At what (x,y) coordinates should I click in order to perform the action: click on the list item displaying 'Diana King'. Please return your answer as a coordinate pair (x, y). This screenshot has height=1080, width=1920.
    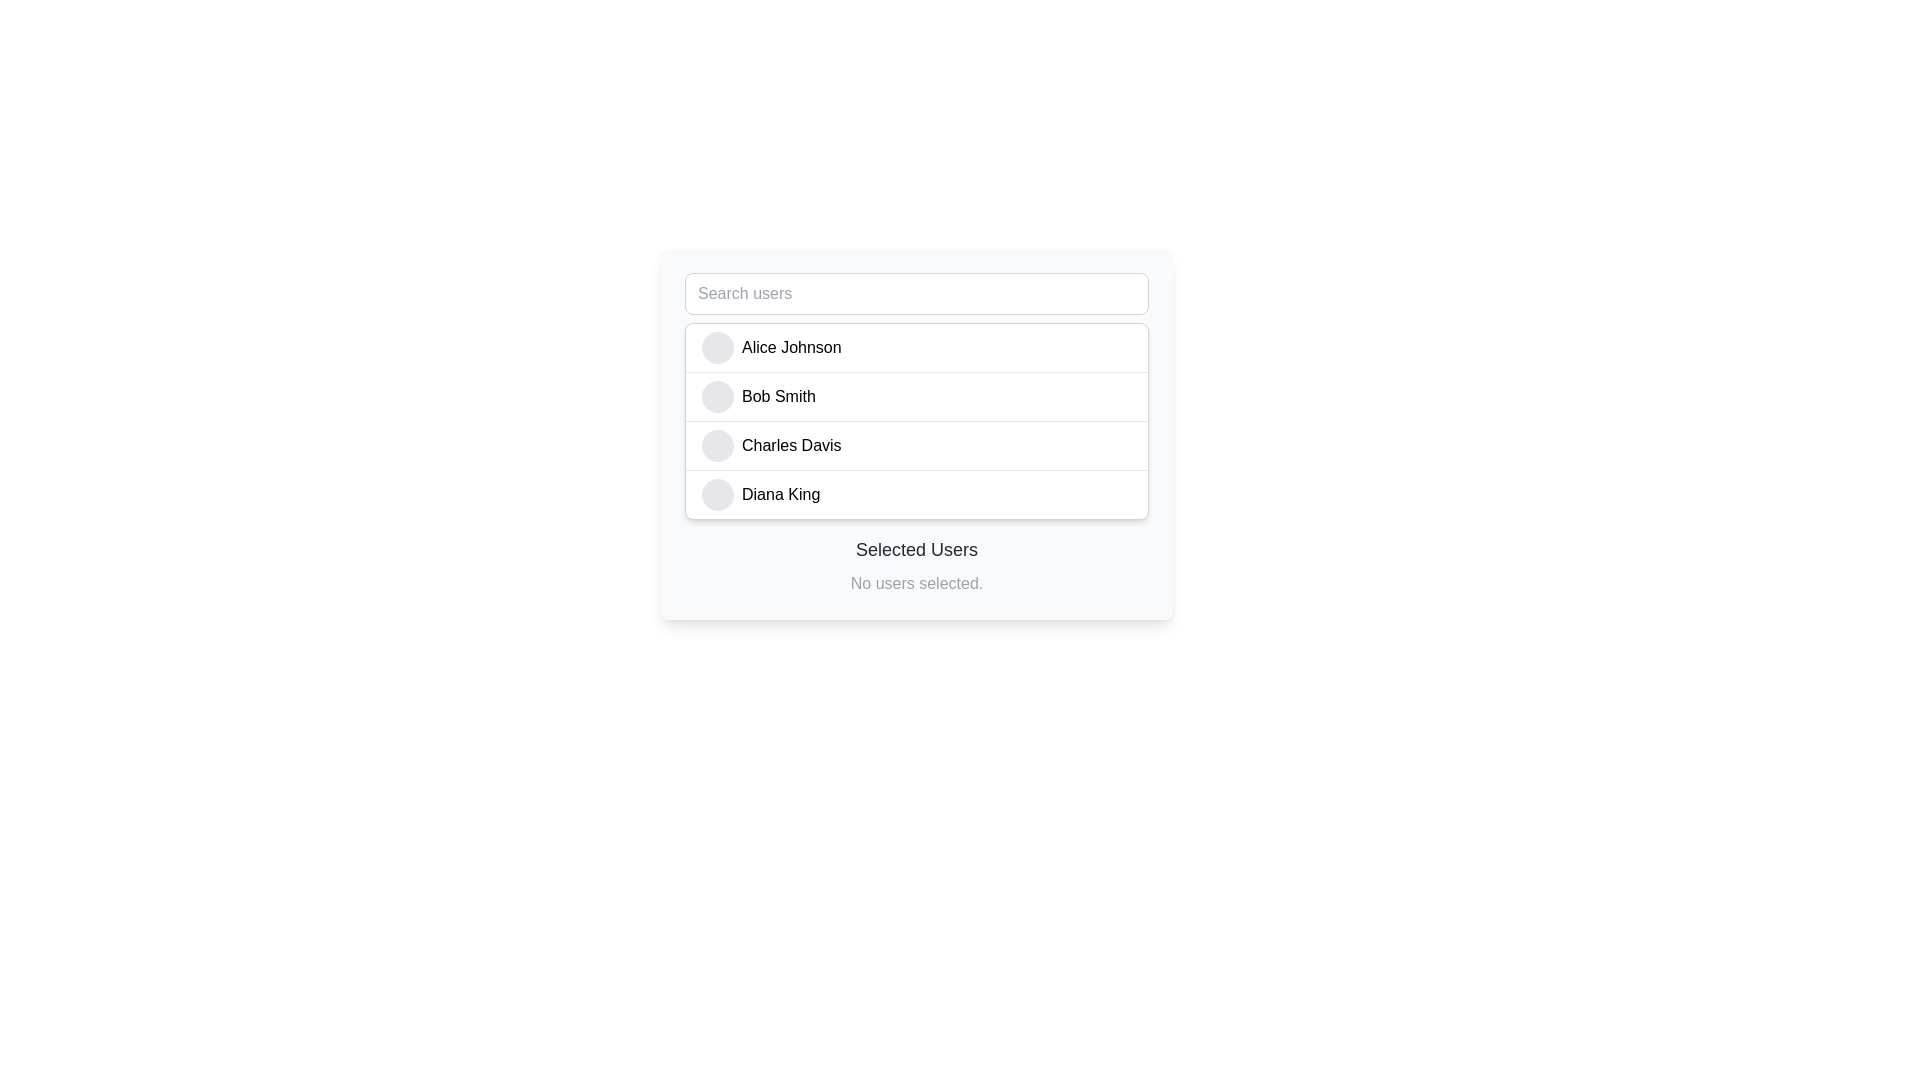
    Looking at the image, I should click on (915, 494).